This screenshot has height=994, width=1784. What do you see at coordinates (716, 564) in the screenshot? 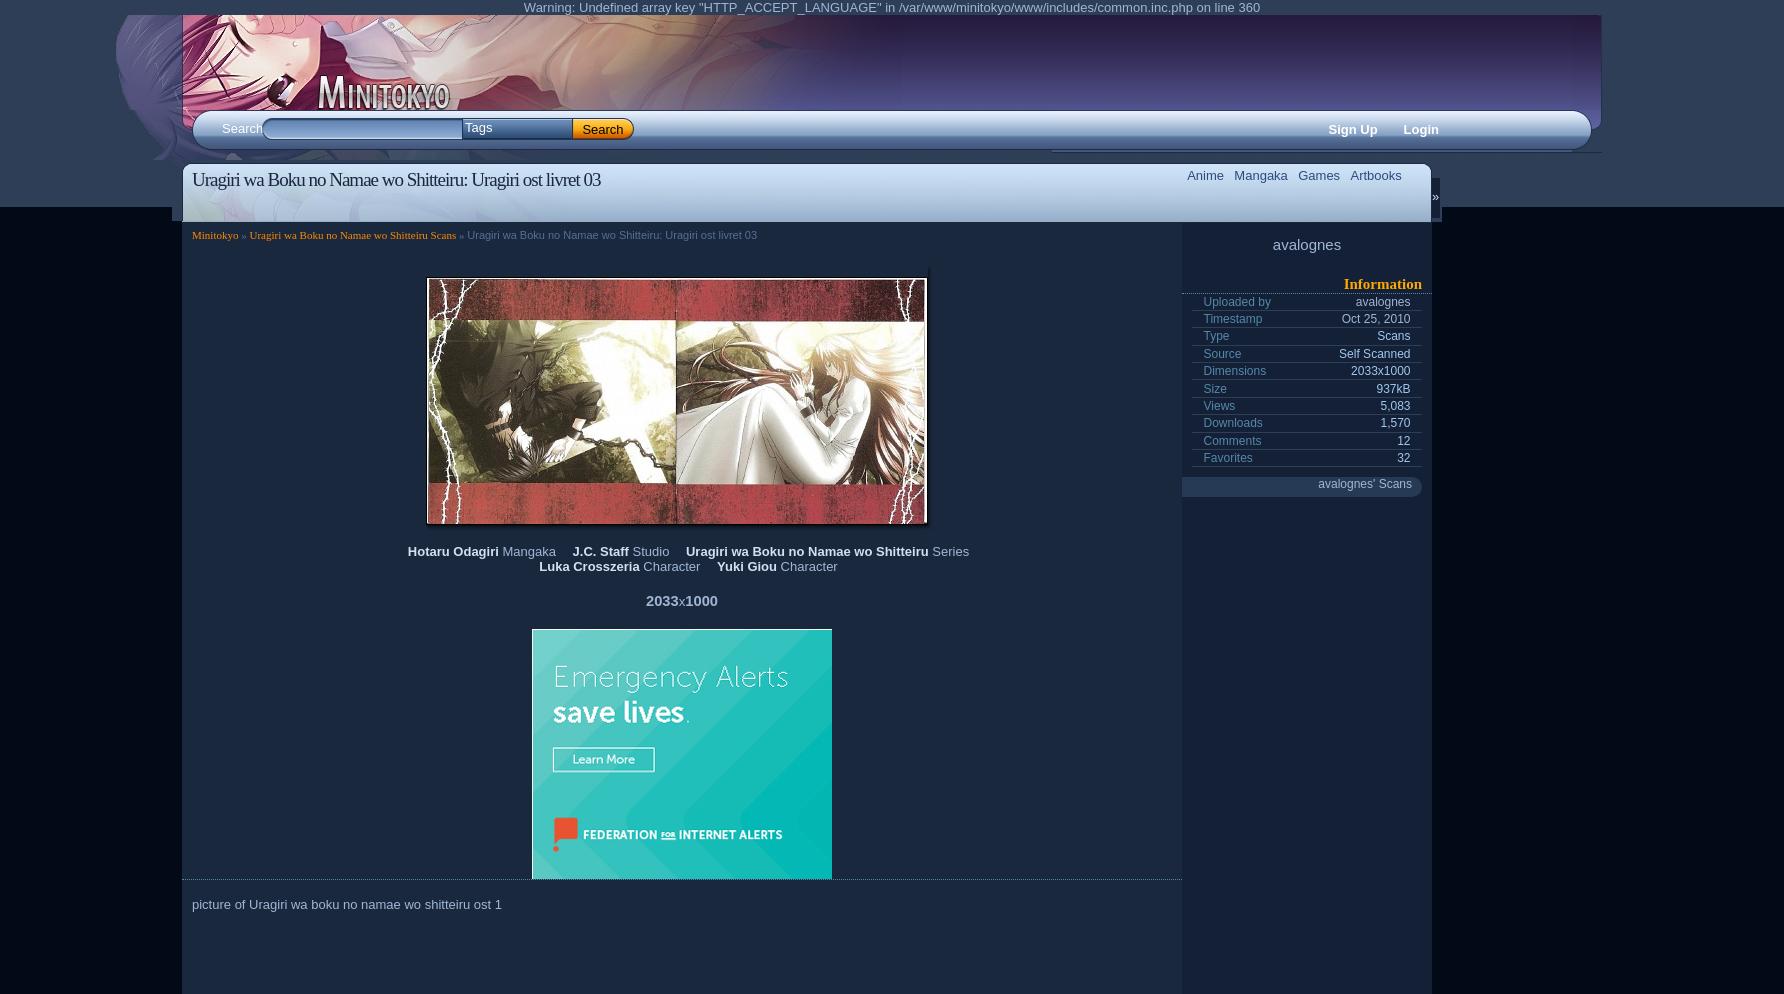
I see `'Yuki Giou'` at bounding box center [716, 564].